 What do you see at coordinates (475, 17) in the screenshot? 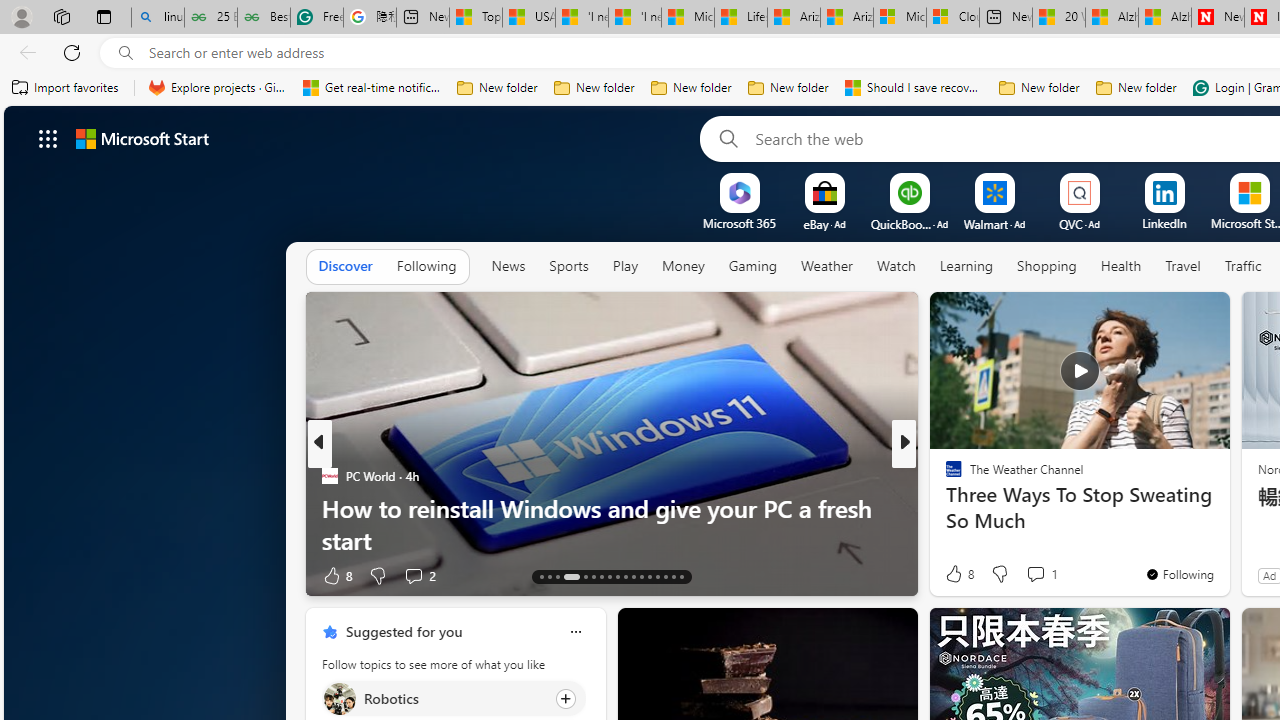
I see `'Top Stories - MSN'` at bounding box center [475, 17].